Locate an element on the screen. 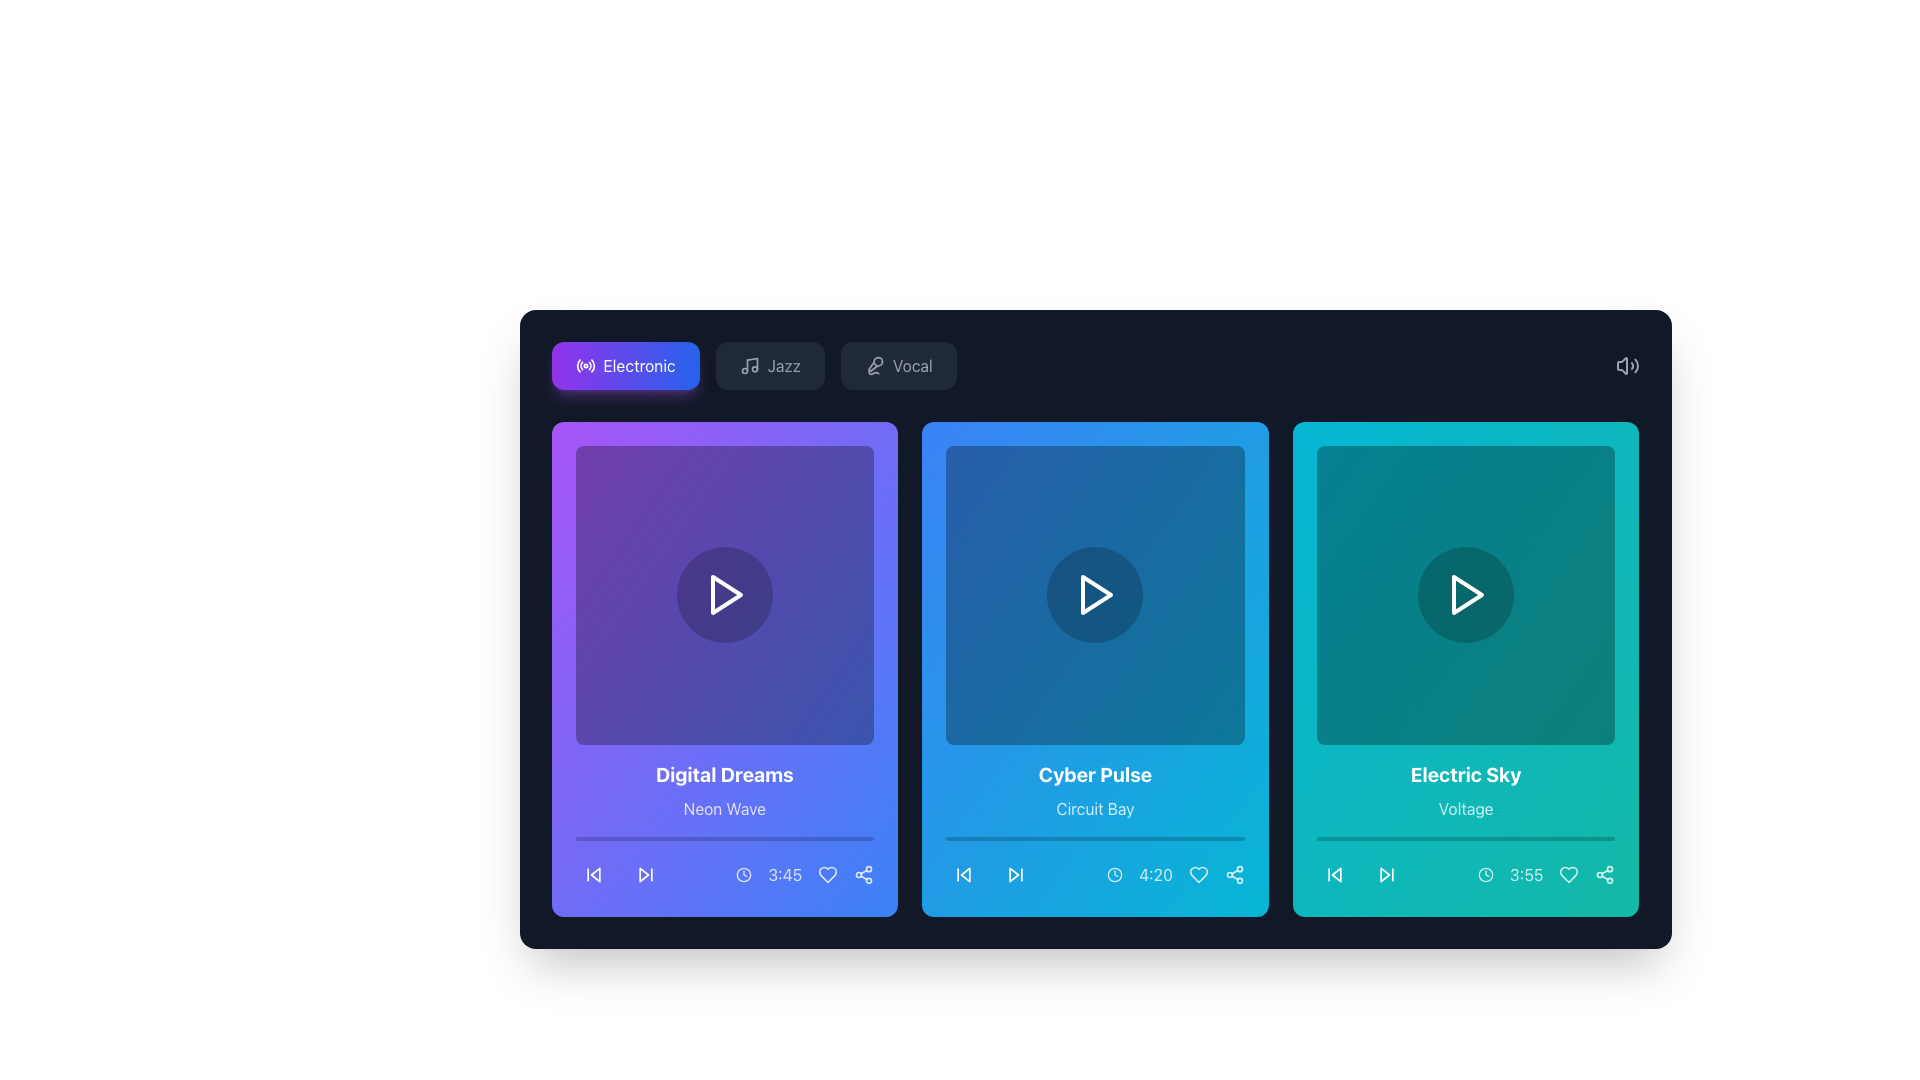 Image resolution: width=1920 pixels, height=1080 pixels. the 'like' icon button located at the bottom right of the 'Electric Sky' card is located at coordinates (1568, 873).